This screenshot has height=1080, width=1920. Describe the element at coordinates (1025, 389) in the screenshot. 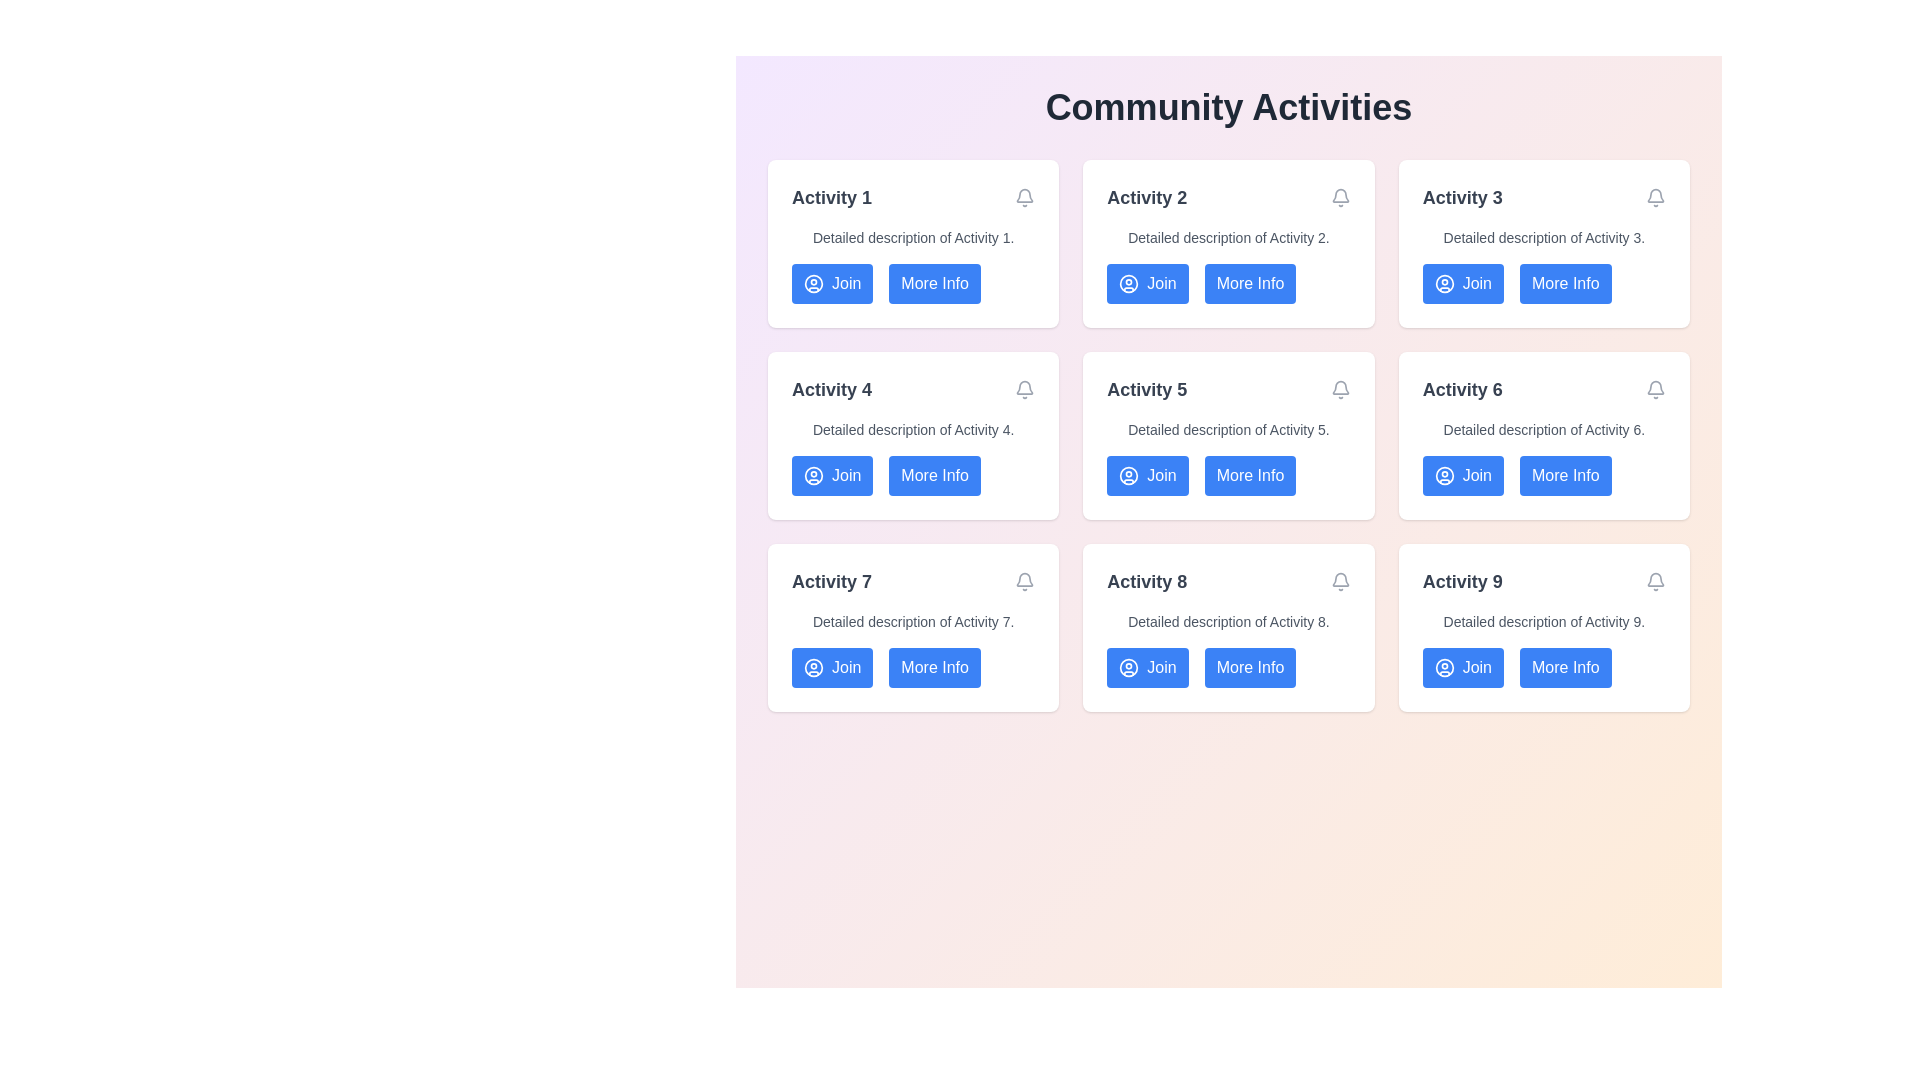

I see `the bell icon located in the top-right corner of the card titled 'Activity 4', which serves as a notification control for toggling notifications on or off` at that location.